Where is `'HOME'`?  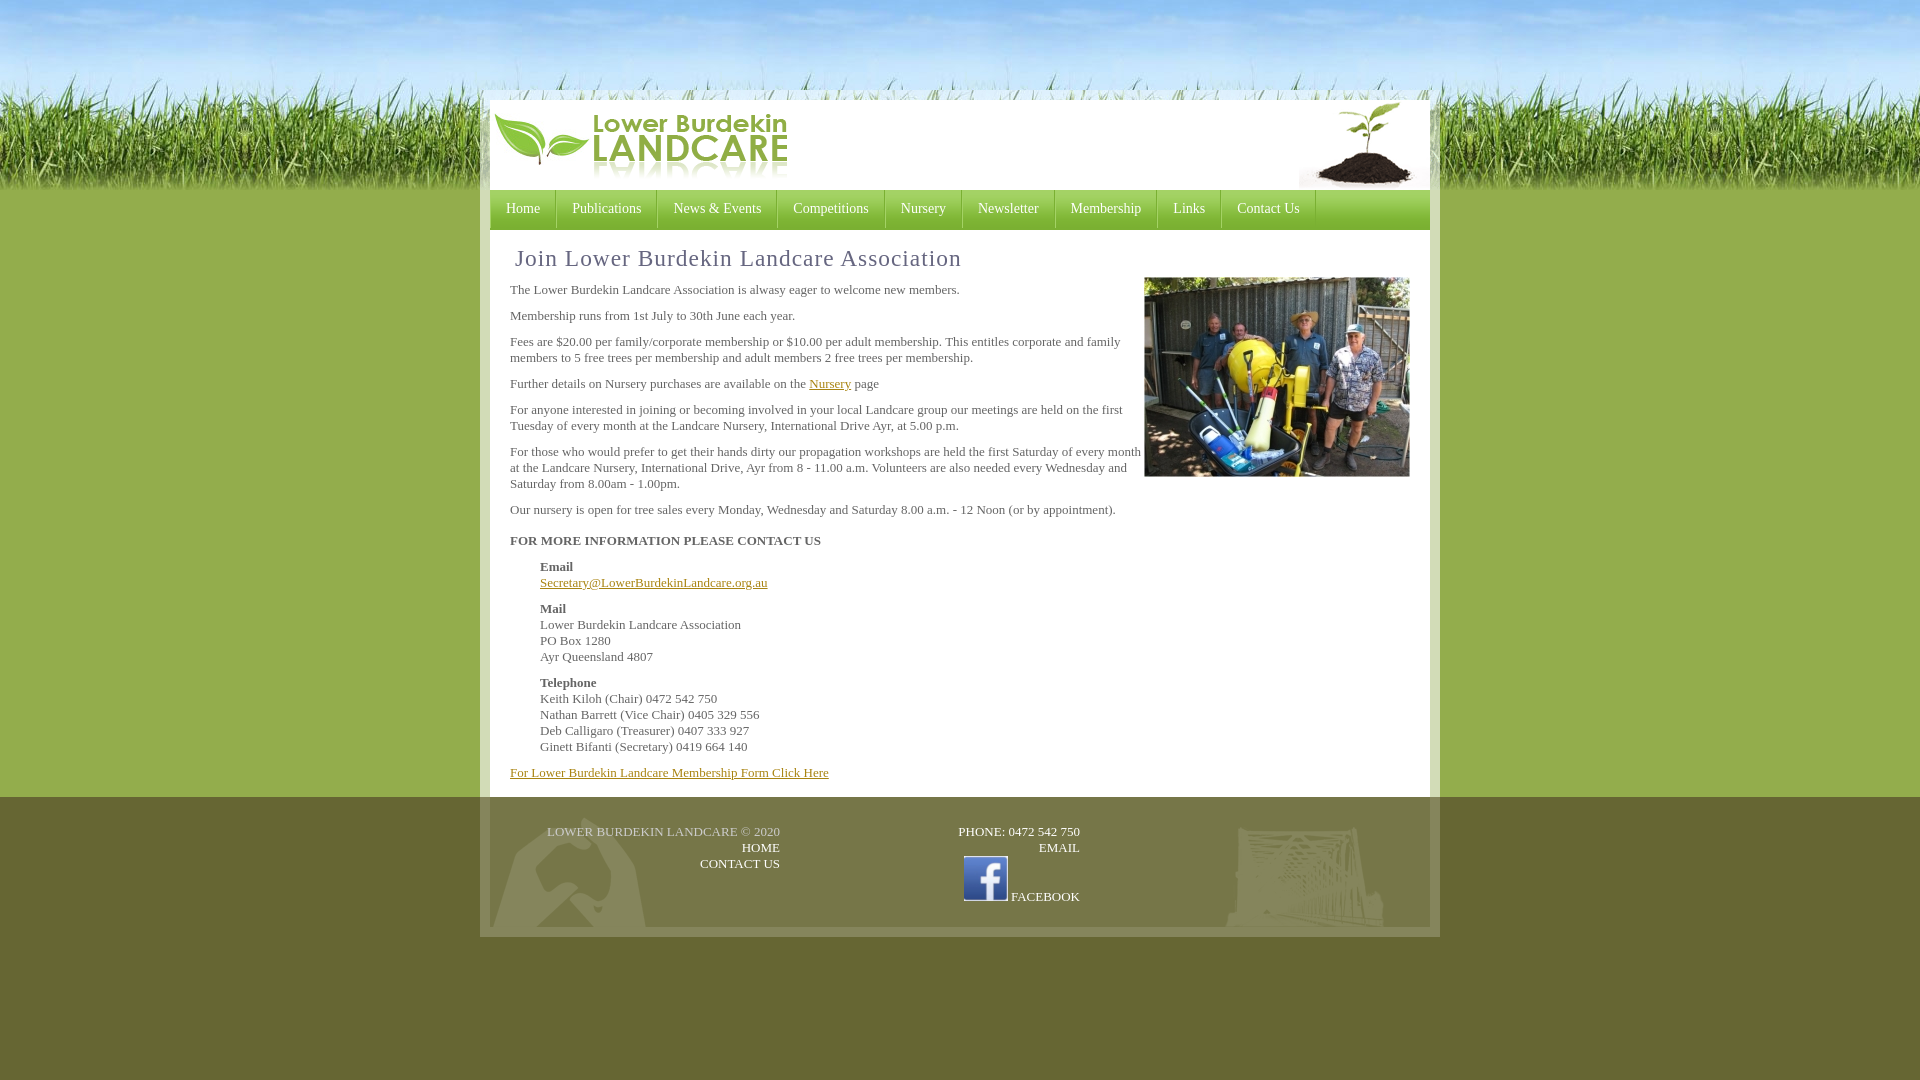 'HOME' is located at coordinates (760, 847).